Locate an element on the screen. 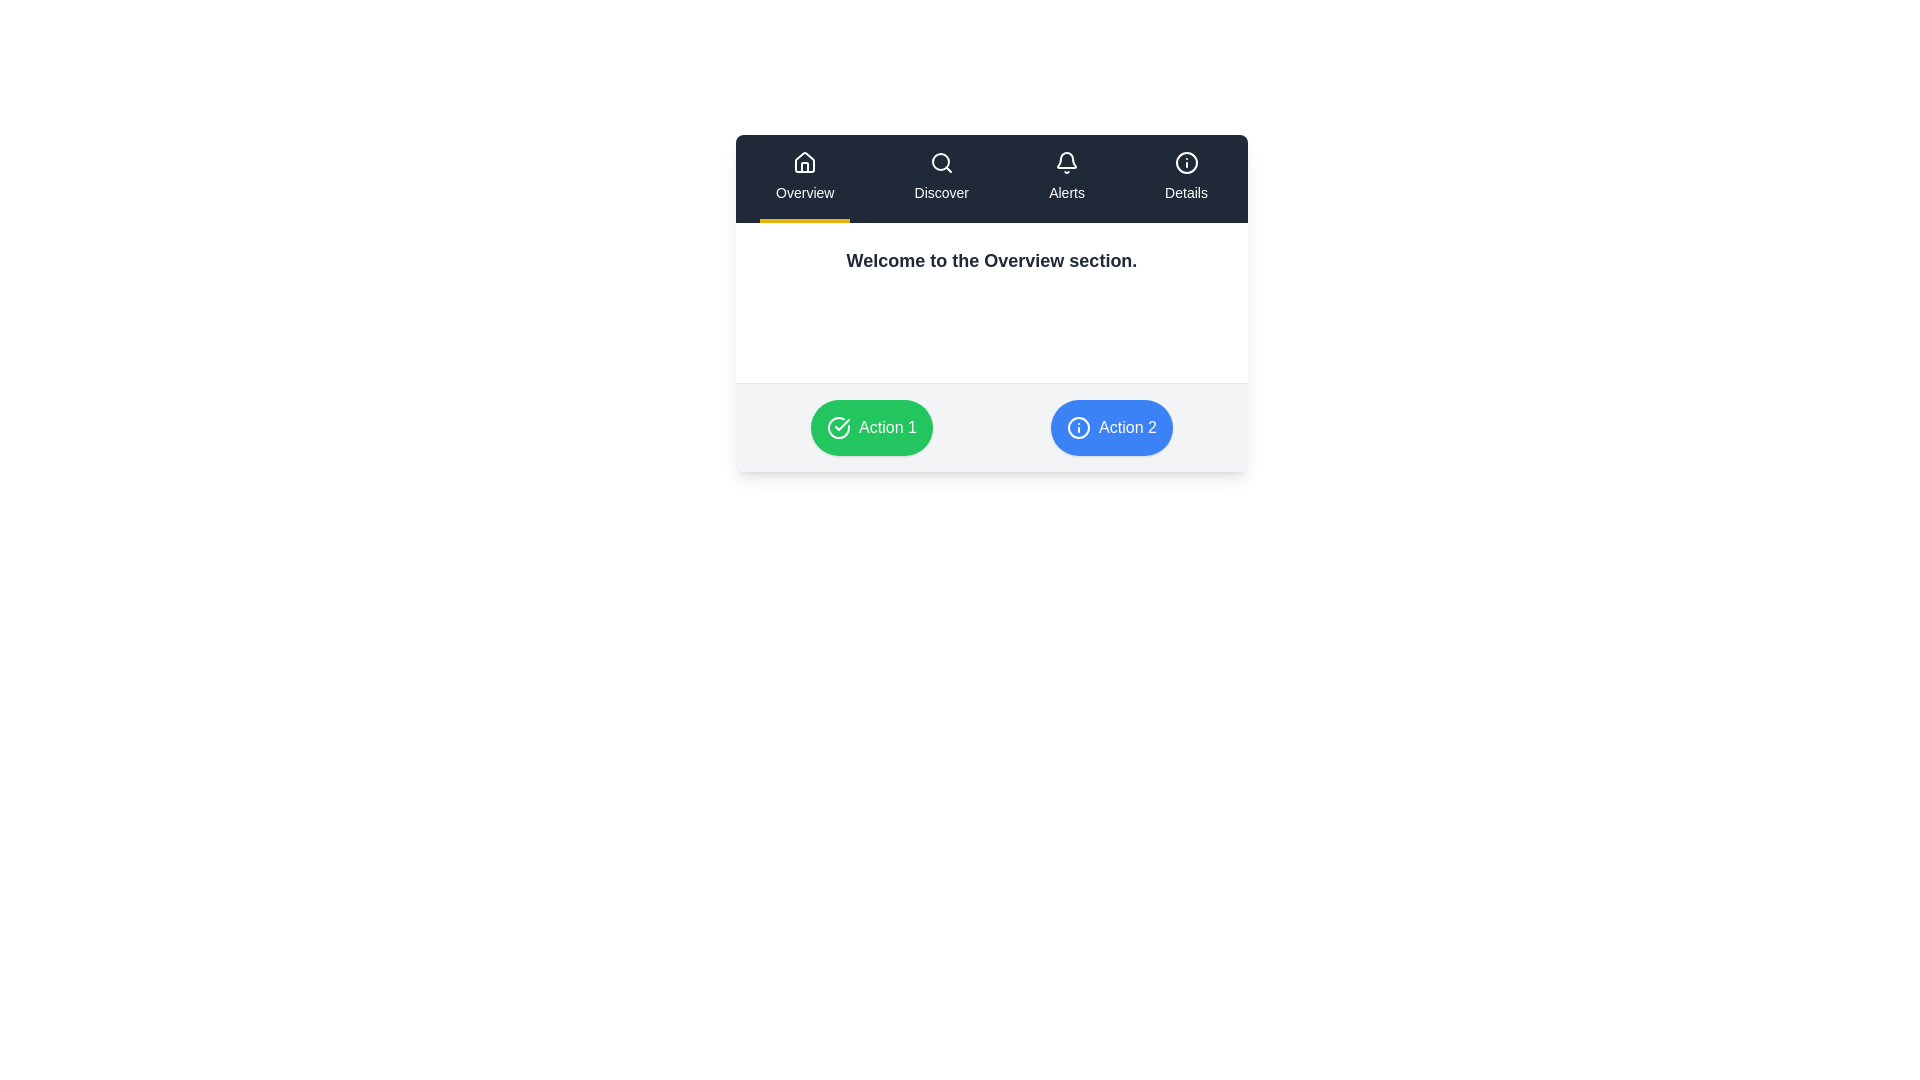 The height and width of the screenshot is (1080, 1920). the 'Action 1' button, which is represented by a green circular background with a checkmark SVG icon at its center is located at coordinates (839, 427).